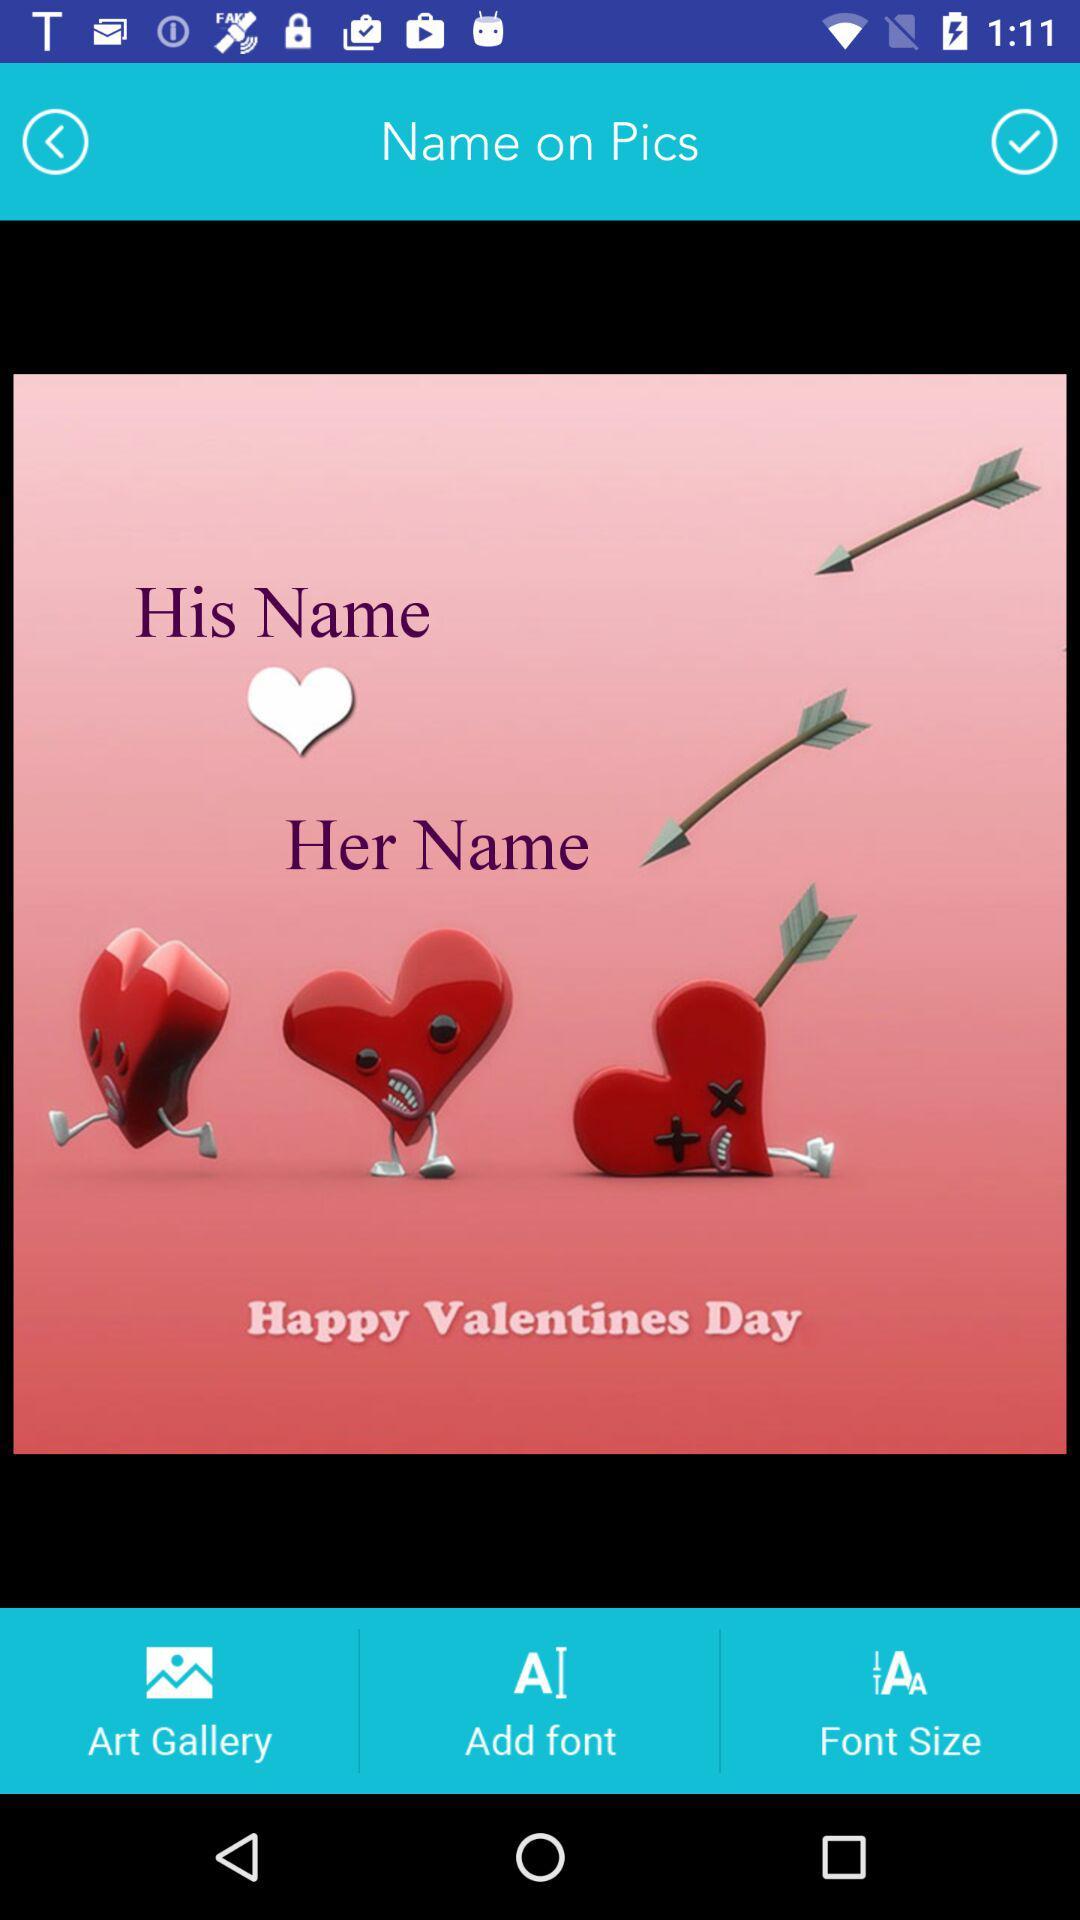  I want to click on app to the left of name on pics, so click(54, 140).